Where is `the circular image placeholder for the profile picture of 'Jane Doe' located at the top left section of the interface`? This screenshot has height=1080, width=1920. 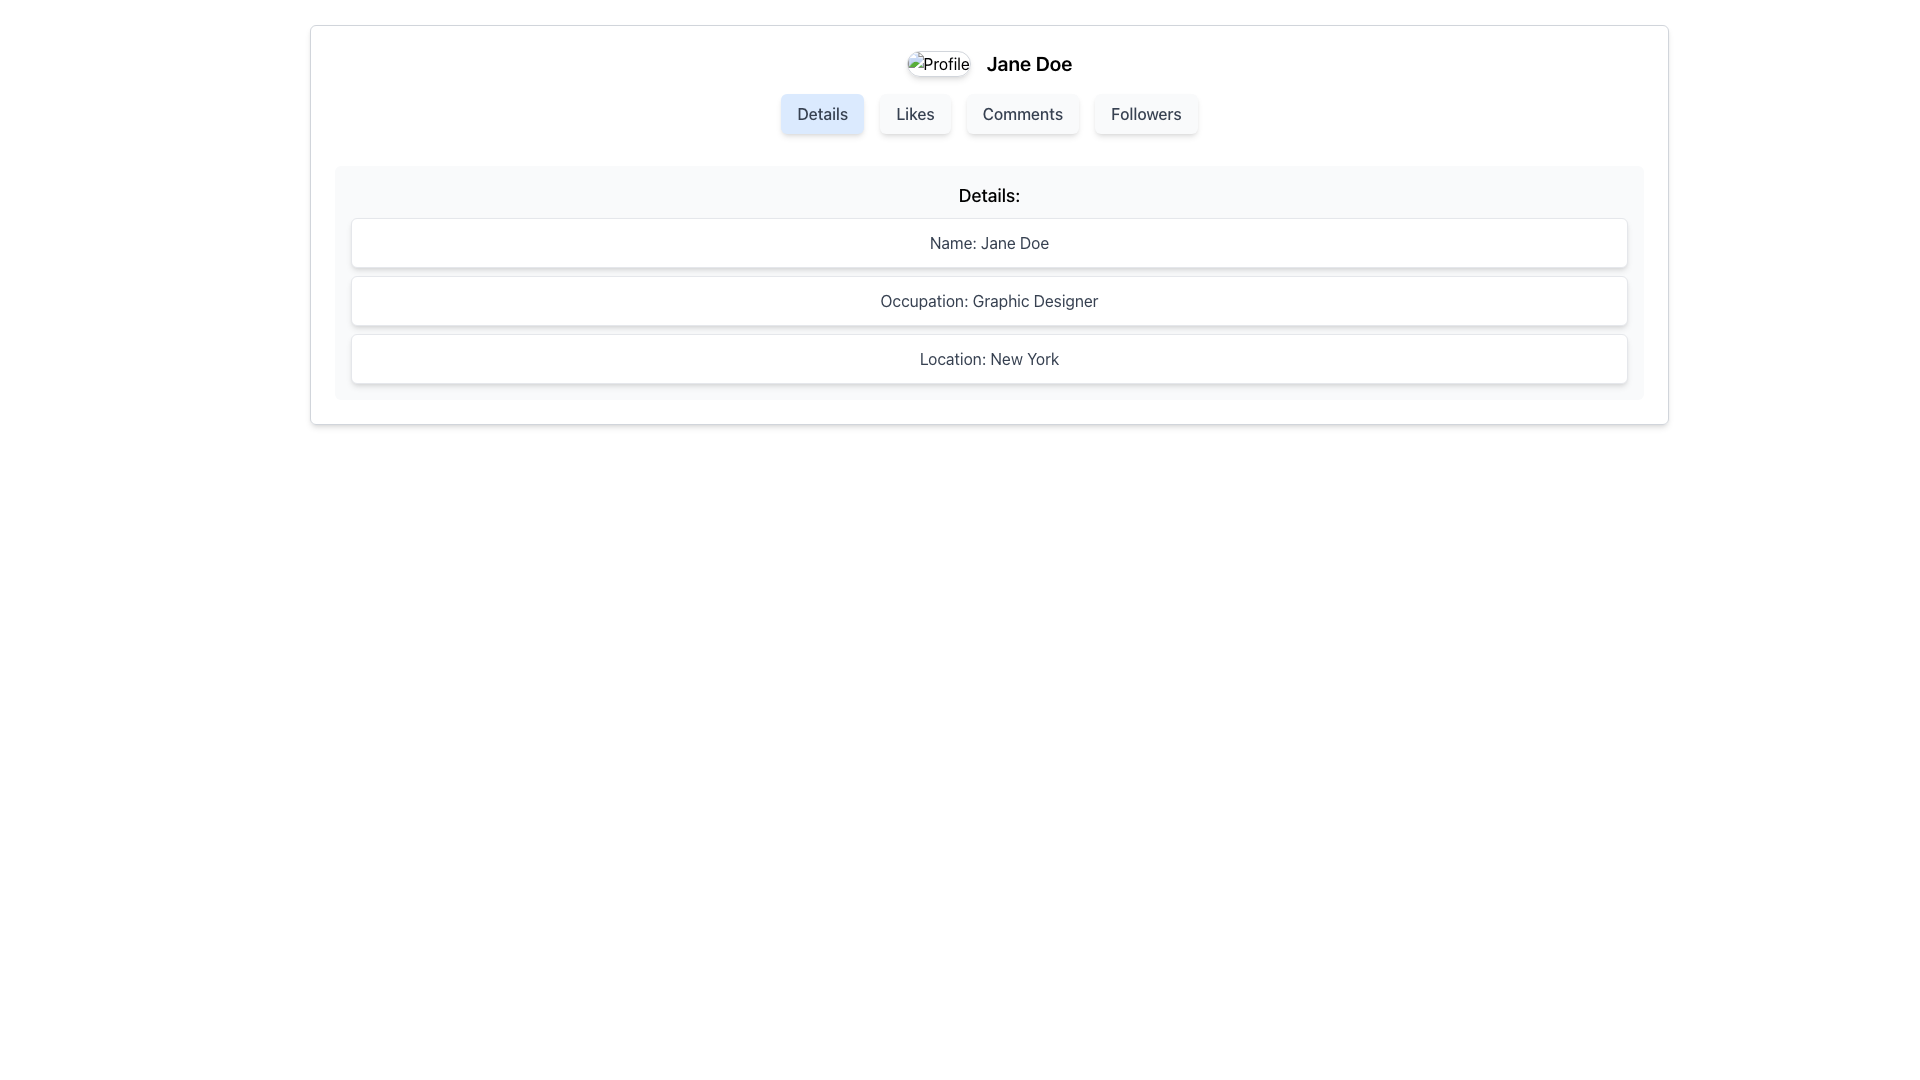
the circular image placeholder for the profile picture of 'Jane Doe' located at the top left section of the interface is located at coordinates (937, 63).